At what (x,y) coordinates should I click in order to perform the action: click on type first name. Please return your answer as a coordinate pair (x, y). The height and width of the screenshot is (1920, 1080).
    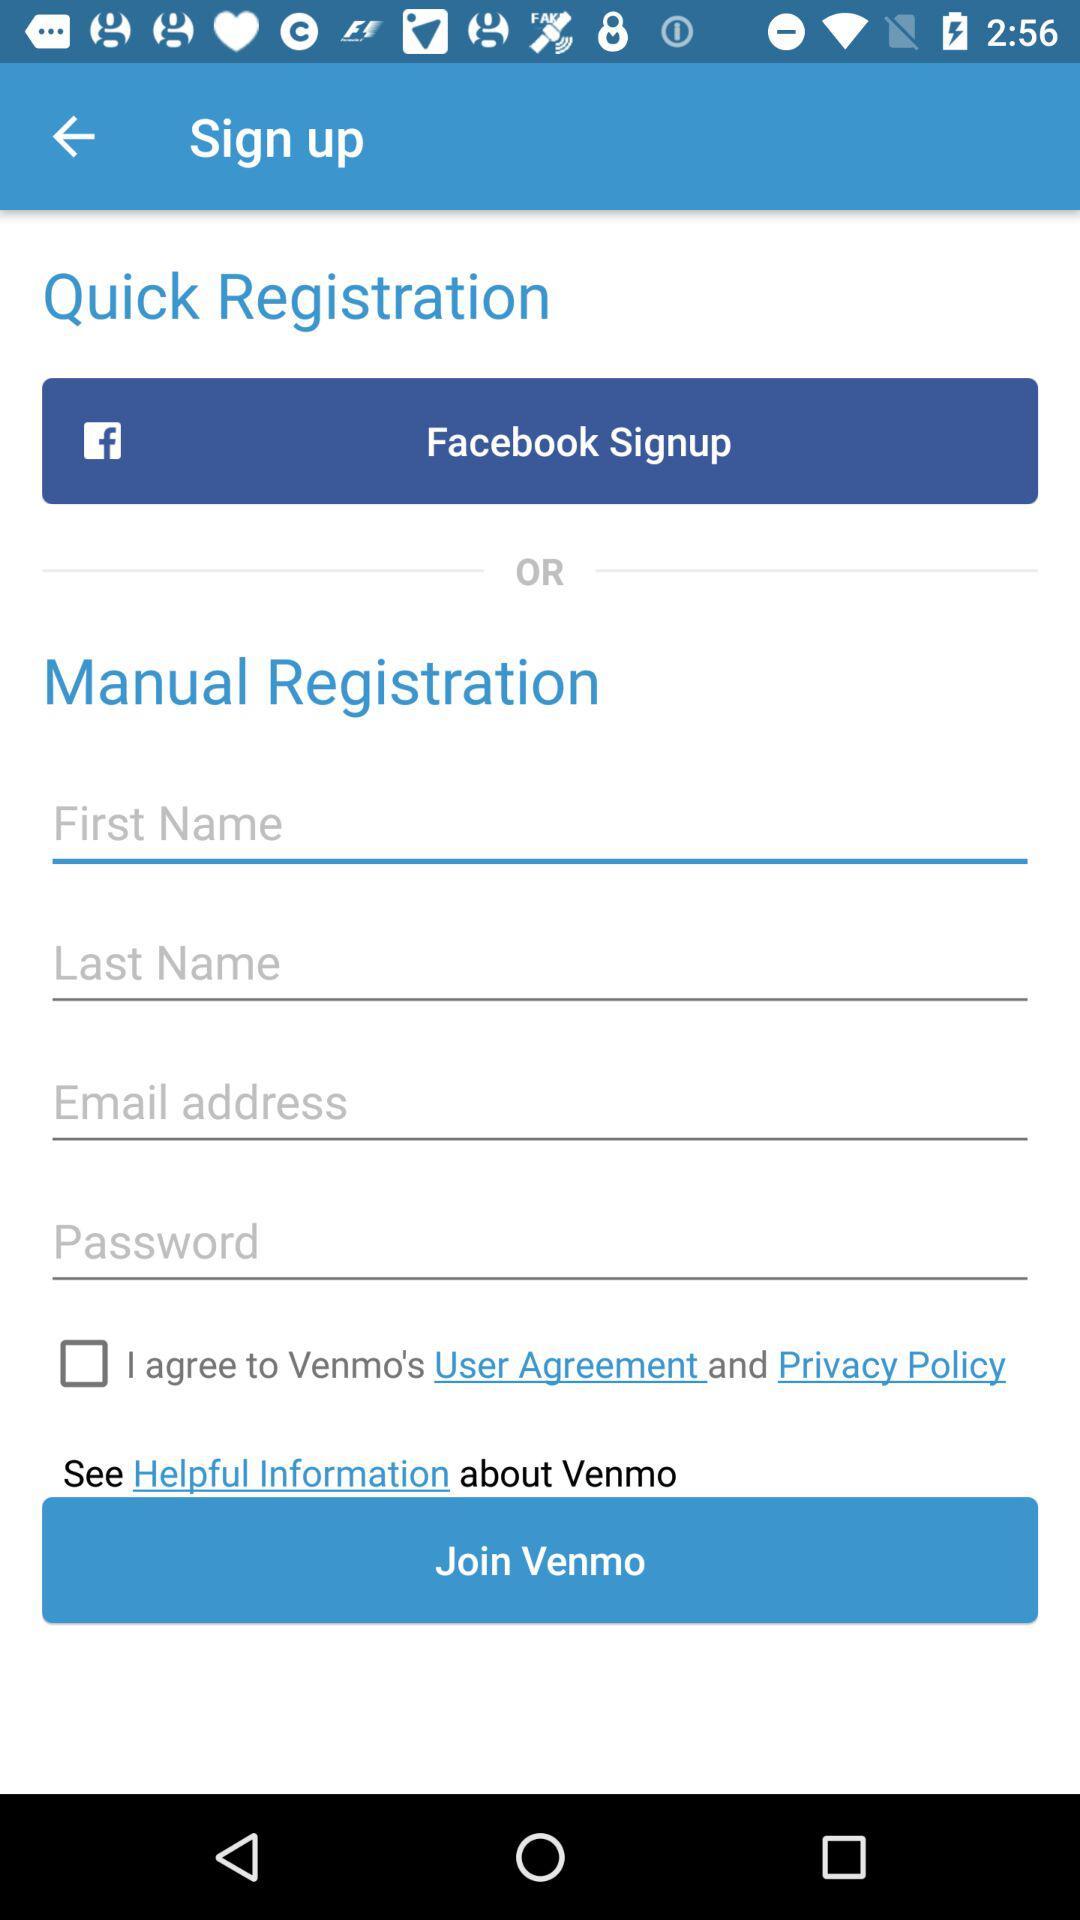
    Looking at the image, I should click on (540, 822).